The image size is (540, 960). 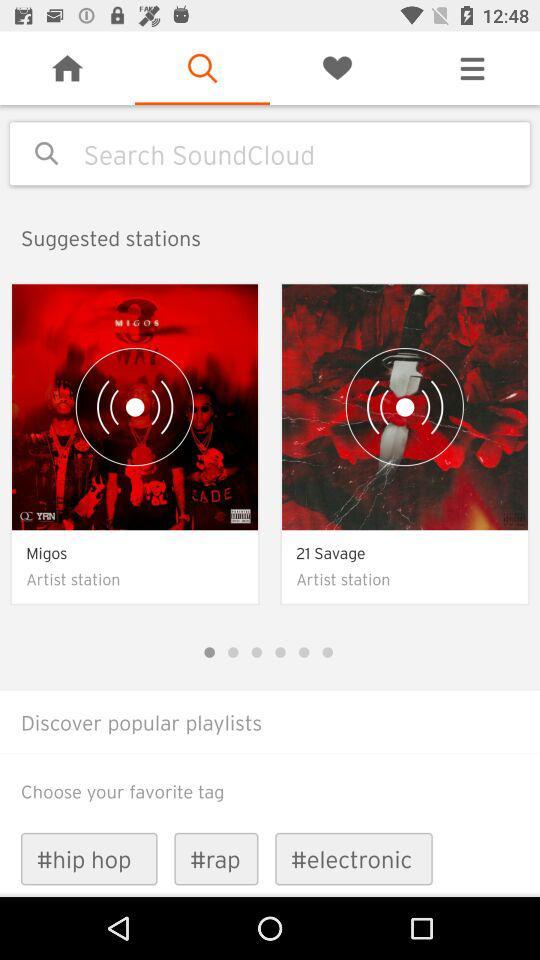 What do you see at coordinates (88, 858) in the screenshot?
I see `item next to the #rap item` at bounding box center [88, 858].